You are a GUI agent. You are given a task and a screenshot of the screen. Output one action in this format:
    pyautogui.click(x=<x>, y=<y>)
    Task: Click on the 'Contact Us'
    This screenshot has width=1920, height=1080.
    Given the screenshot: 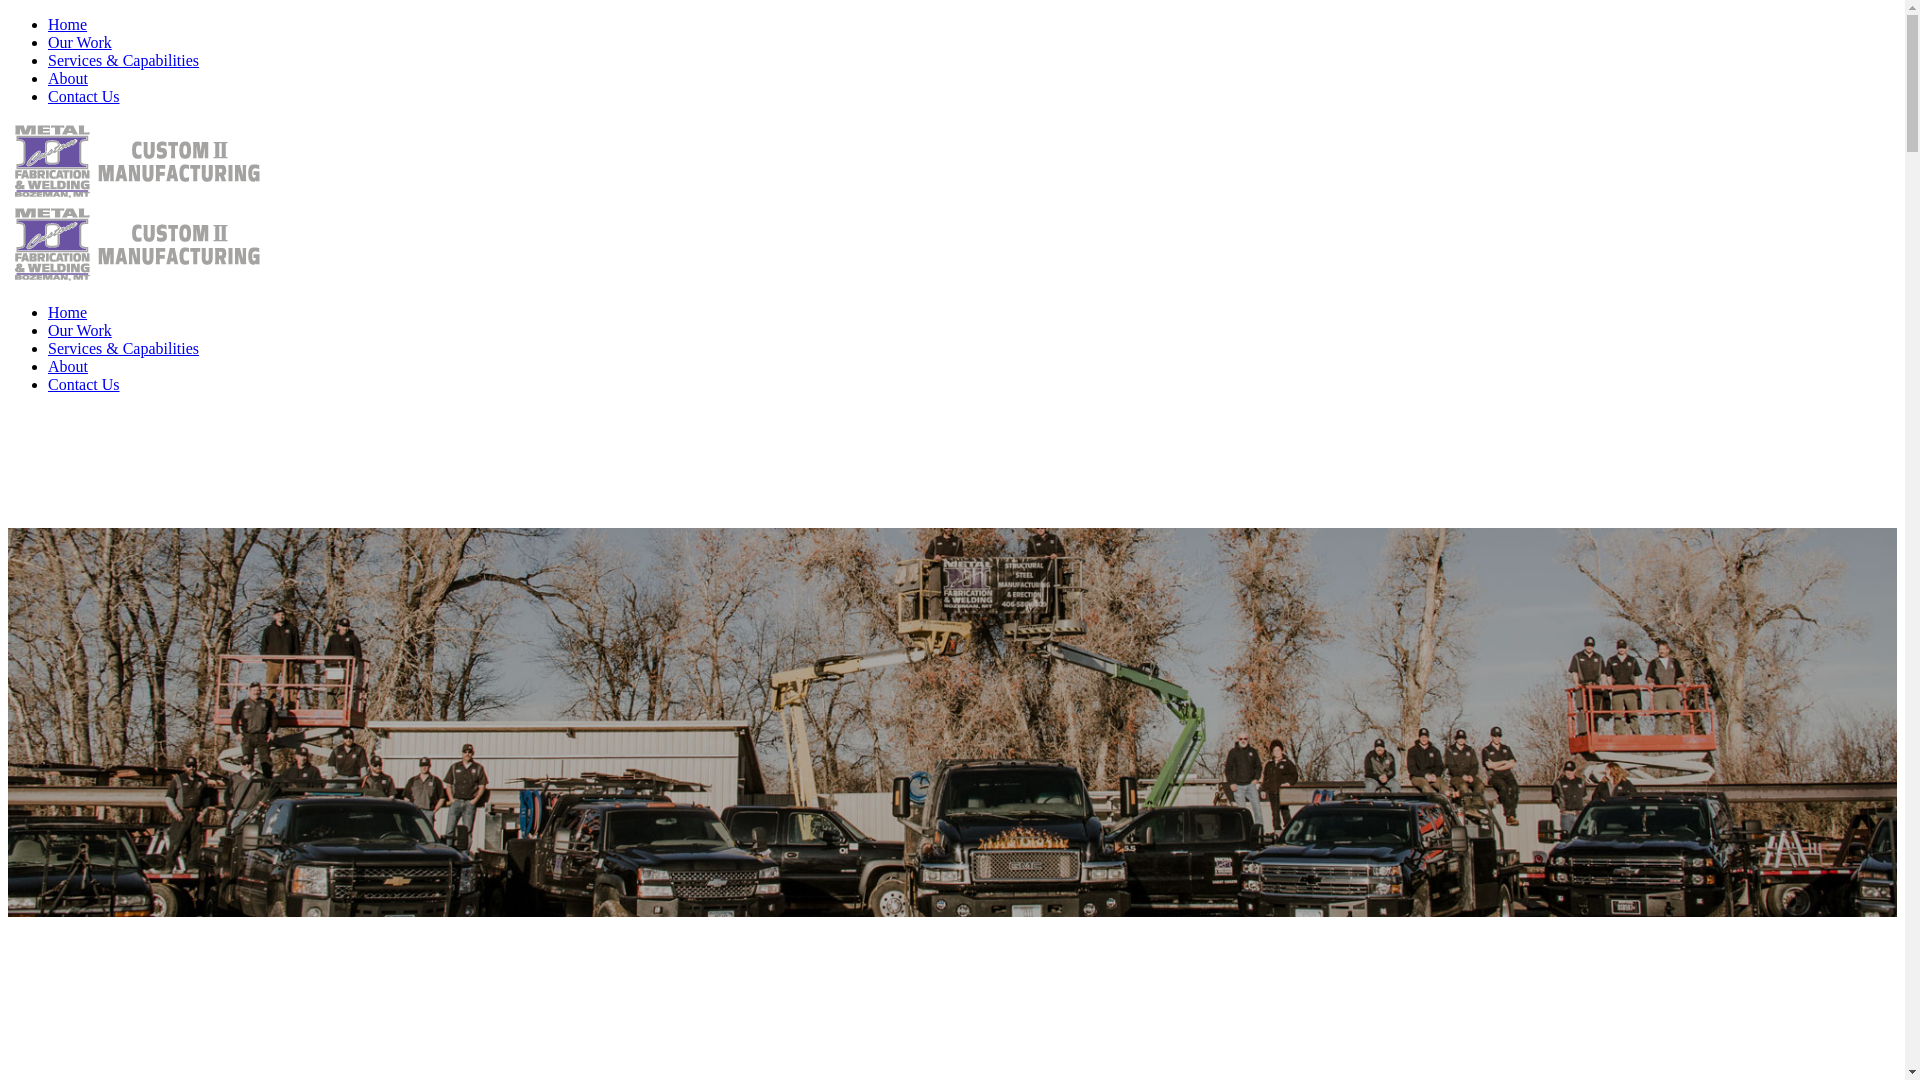 What is the action you would take?
    pyautogui.click(x=82, y=96)
    